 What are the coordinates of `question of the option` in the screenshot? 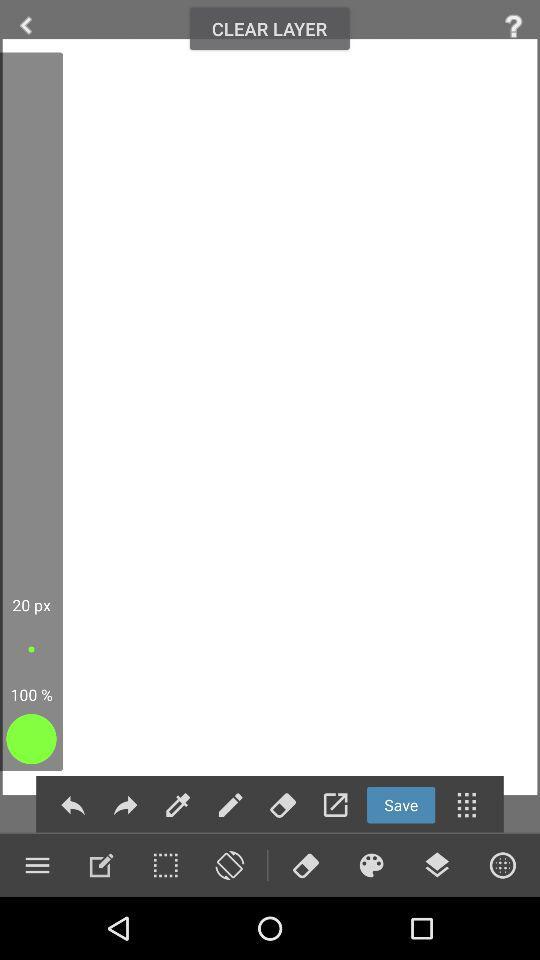 It's located at (513, 25).